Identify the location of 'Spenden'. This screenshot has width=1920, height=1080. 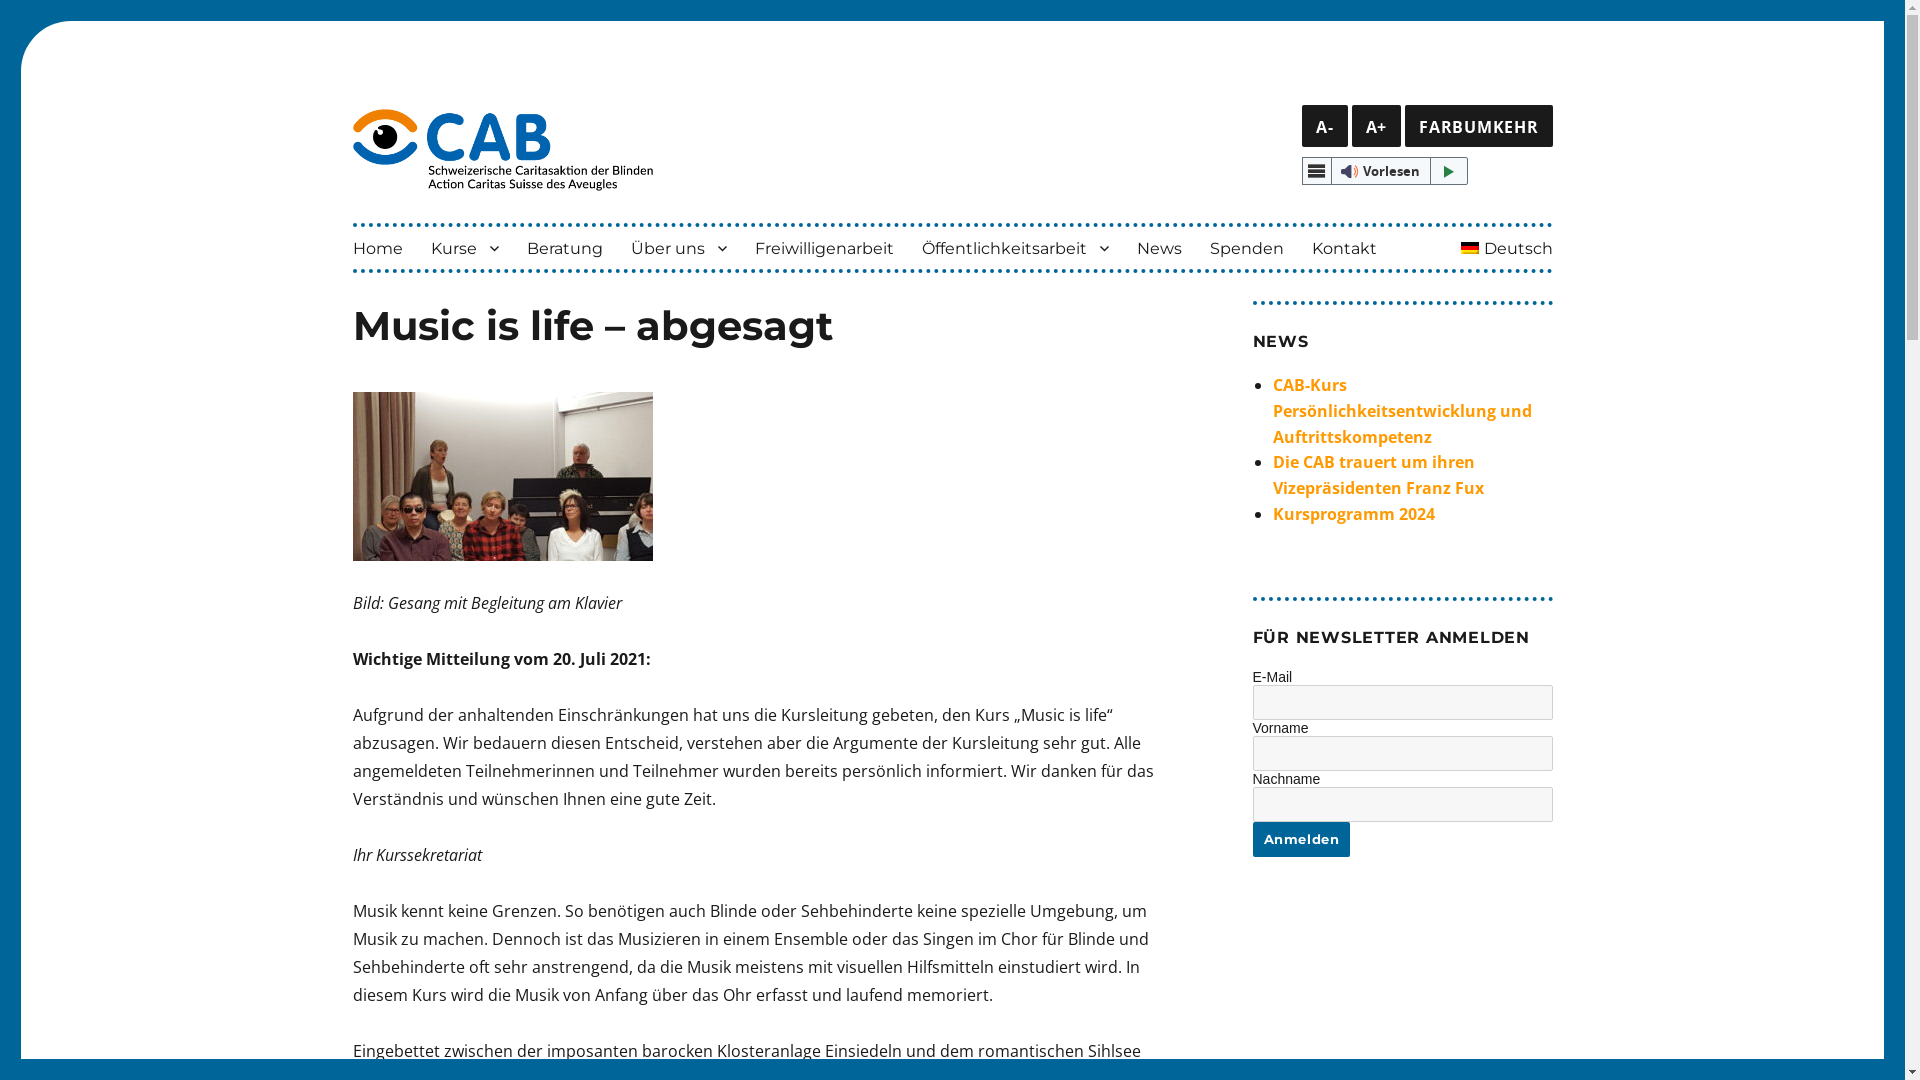
(1246, 246).